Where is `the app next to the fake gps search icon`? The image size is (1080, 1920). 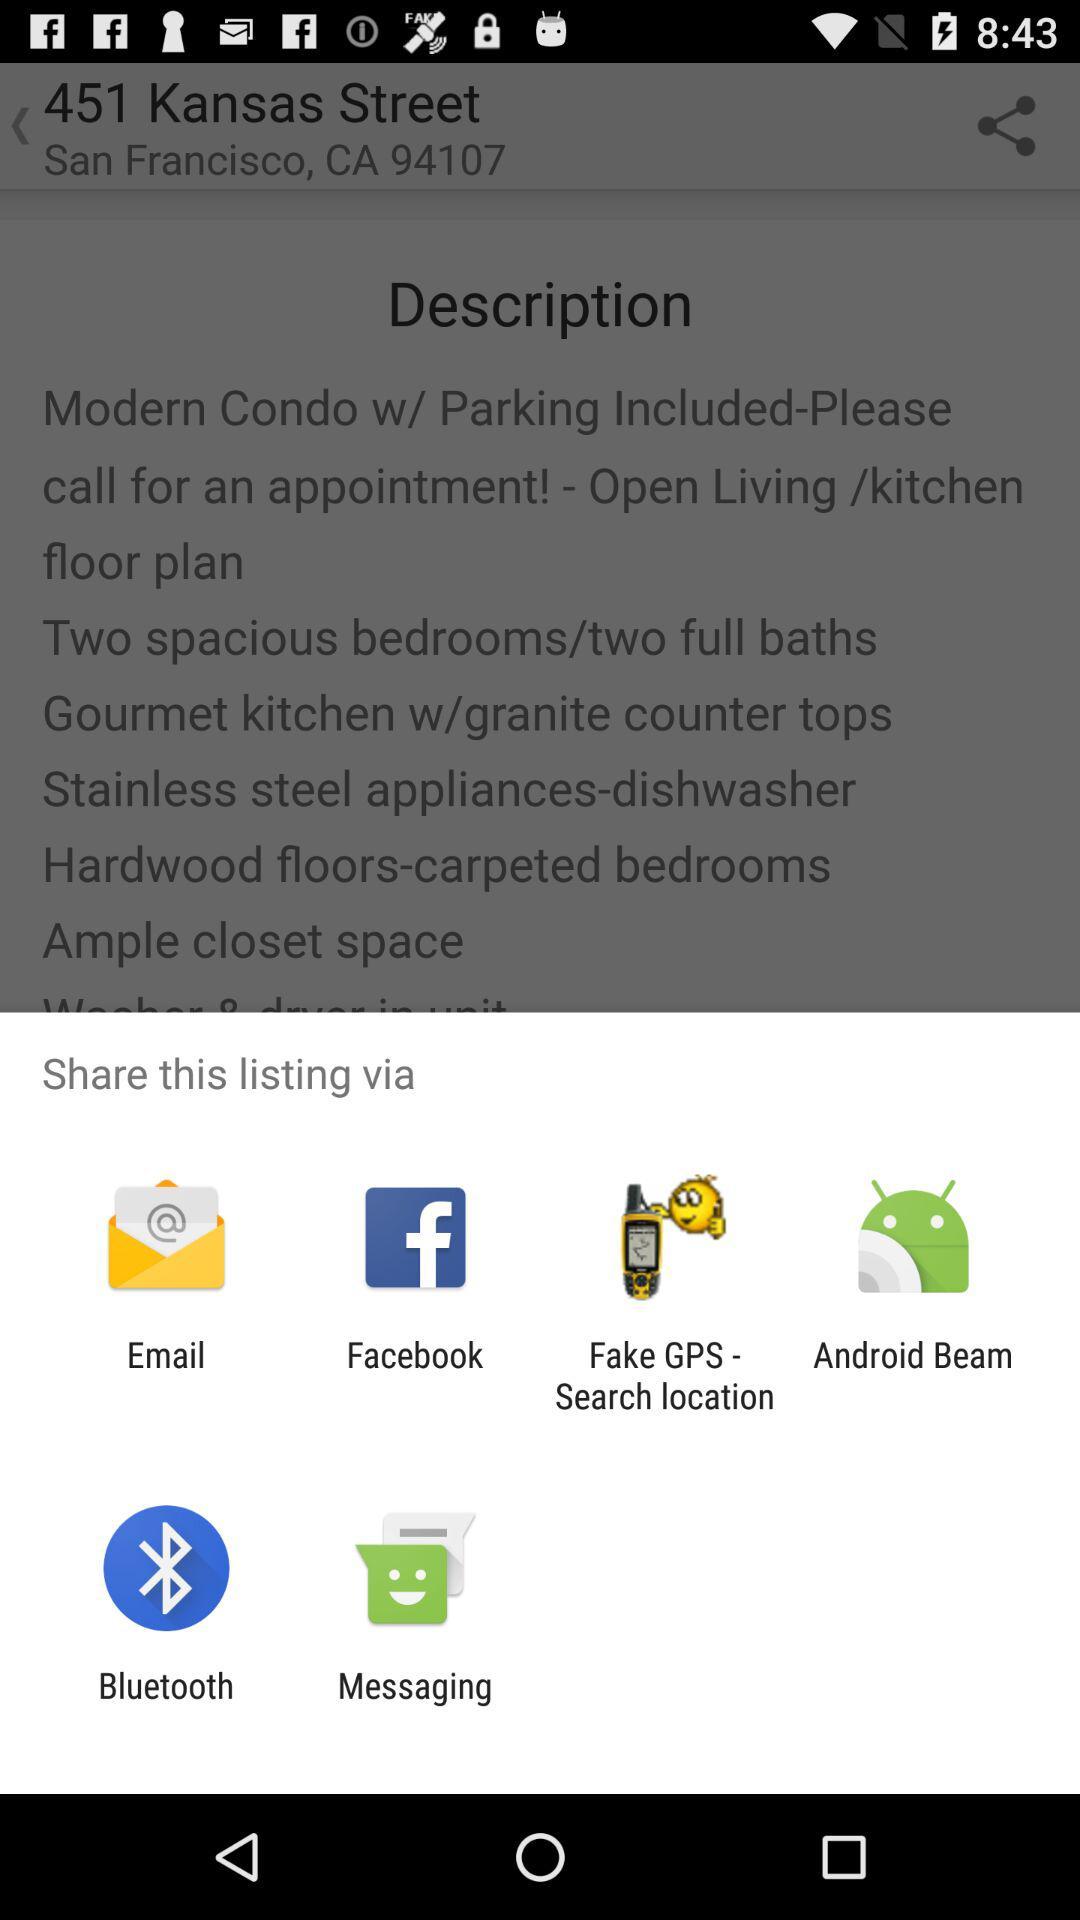 the app next to the fake gps search icon is located at coordinates (913, 1374).